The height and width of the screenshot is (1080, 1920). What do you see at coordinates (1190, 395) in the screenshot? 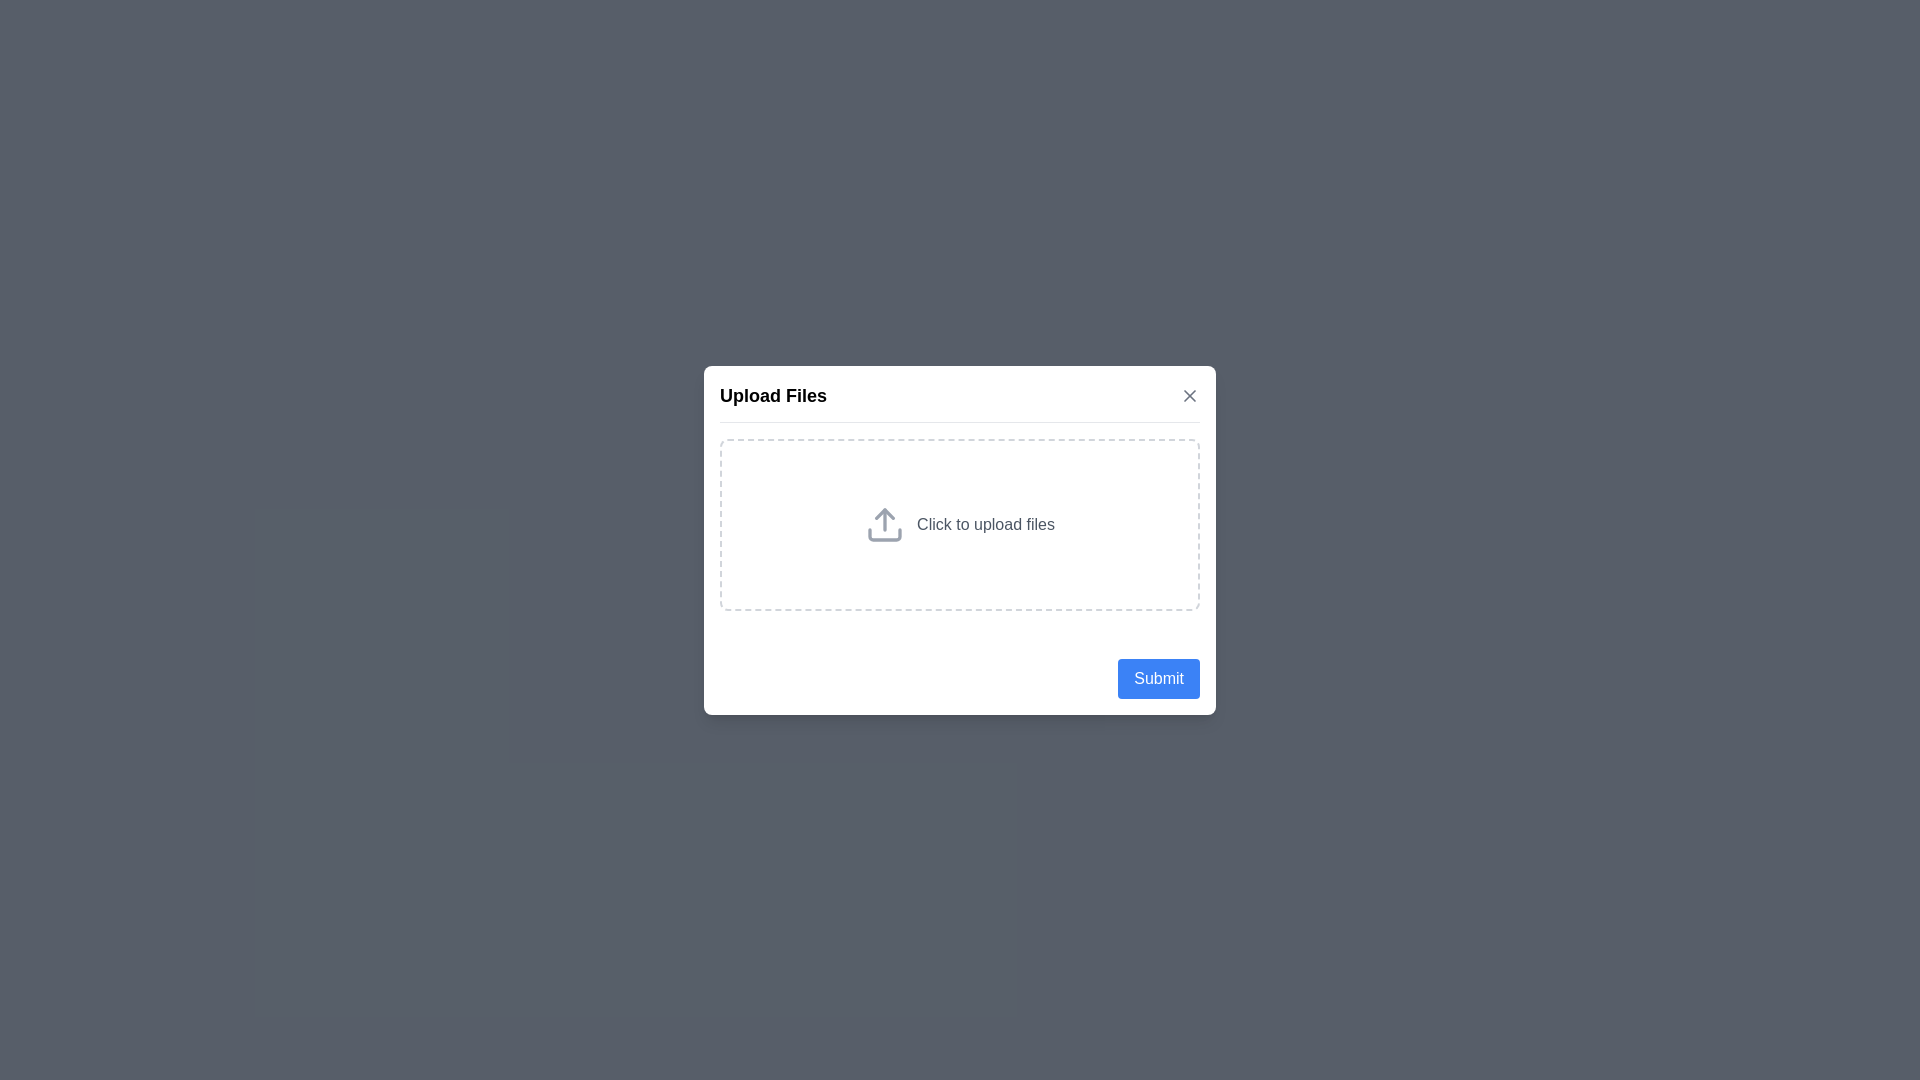
I see `the close button in the top-right corner of the dialog` at bounding box center [1190, 395].